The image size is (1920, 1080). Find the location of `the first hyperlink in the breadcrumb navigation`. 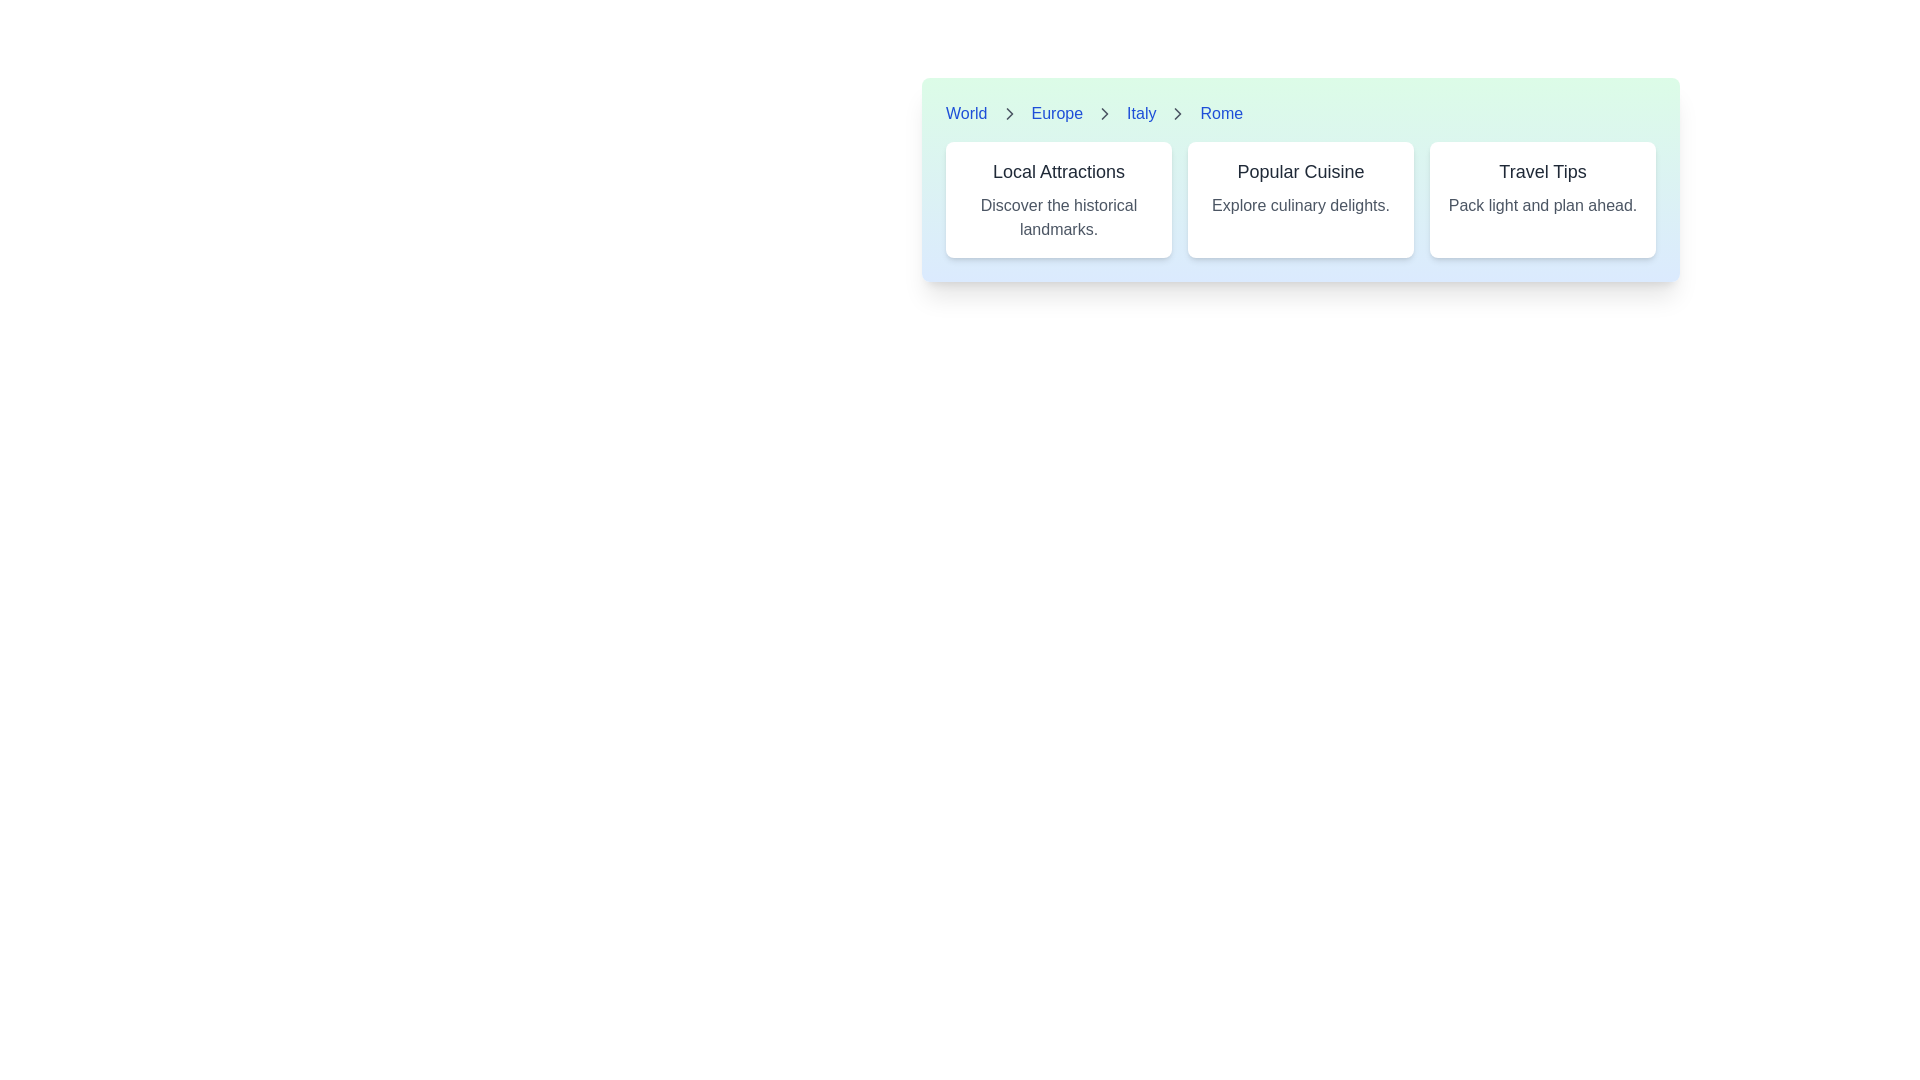

the first hyperlink in the breadcrumb navigation is located at coordinates (966, 114).